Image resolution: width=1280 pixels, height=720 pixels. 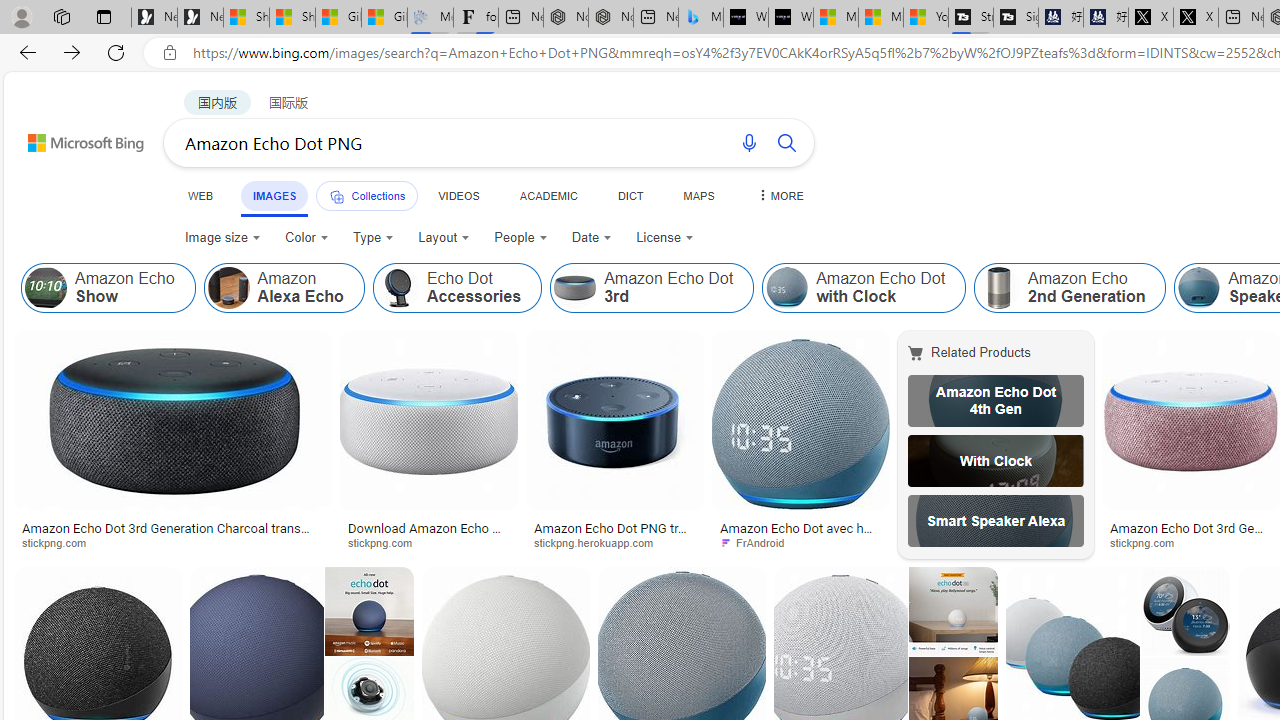 What do you see at coordinates (373, 236) in the screenshot?
I see `'Type'` at bounding box center [373, 236].